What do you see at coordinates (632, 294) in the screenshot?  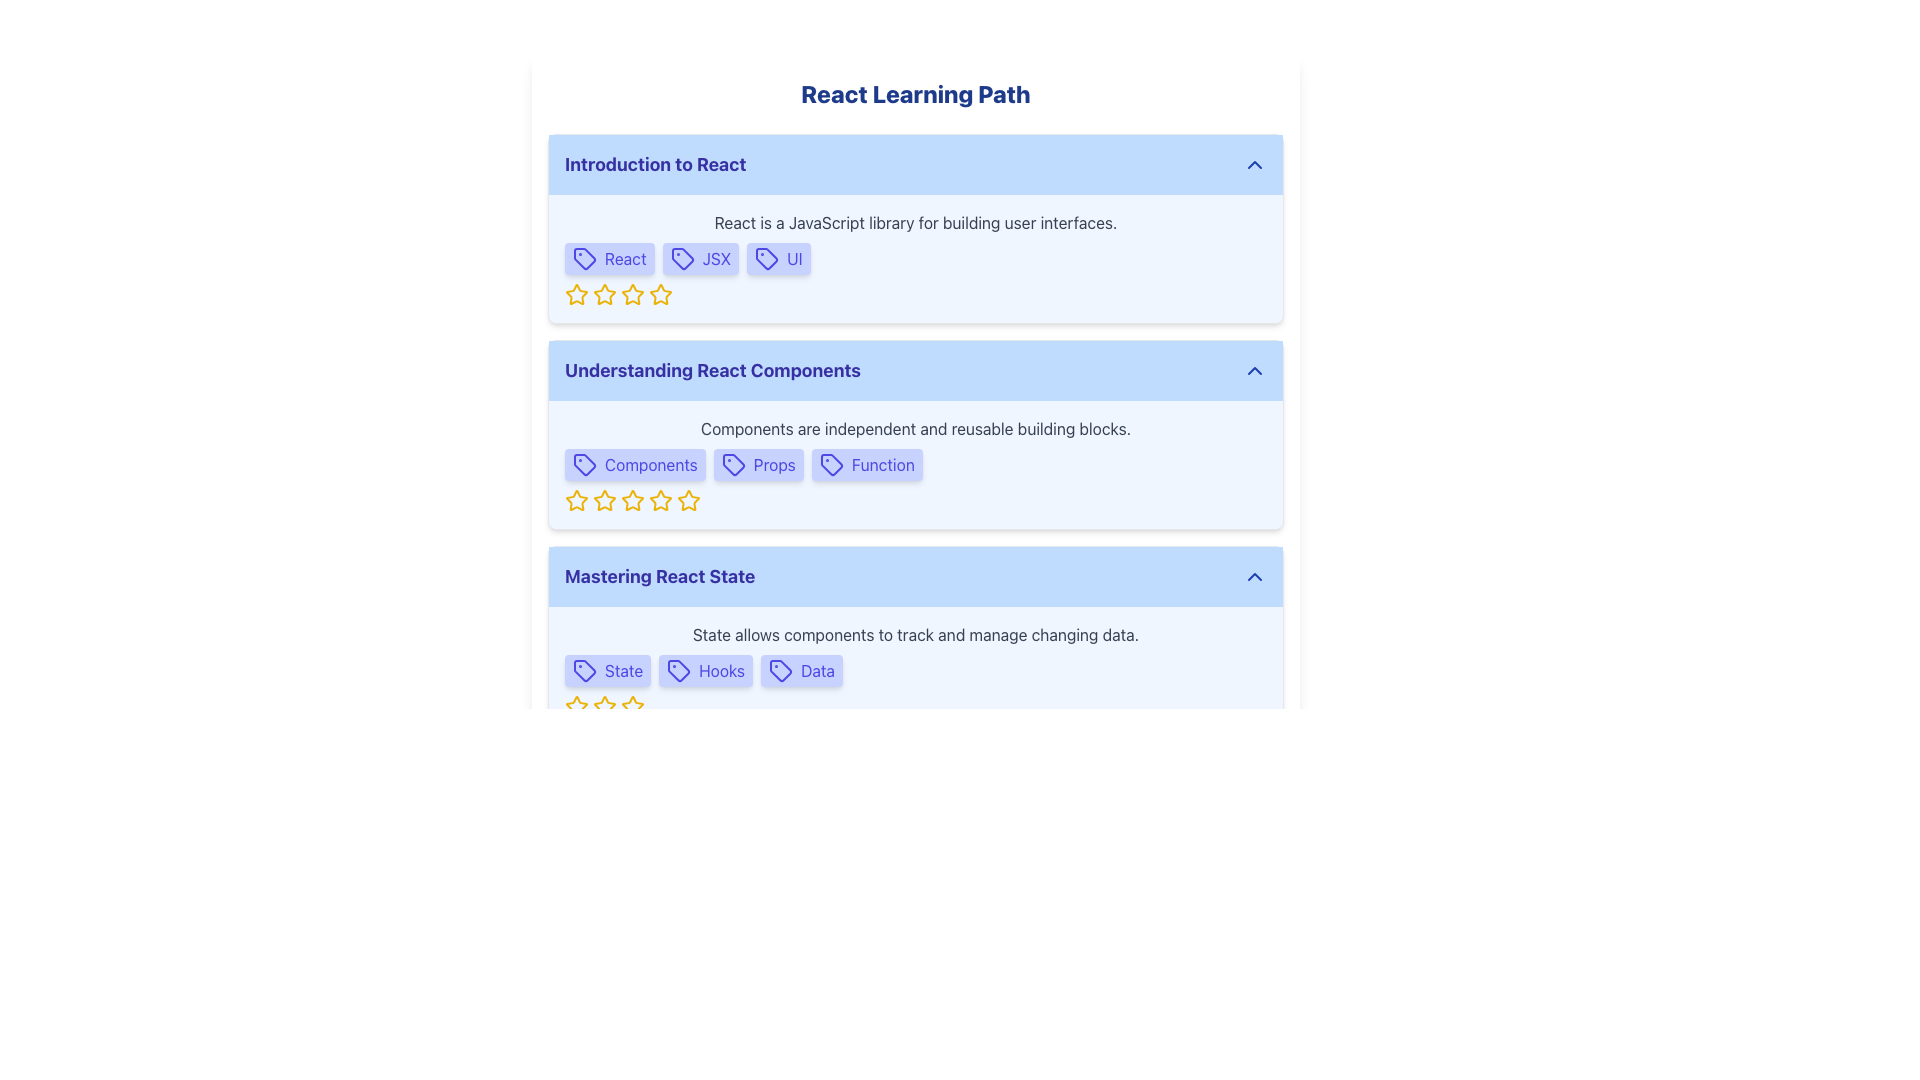 I see `the fifth star icon in the row of rating stars located beneath the 'Introduction to React' section` at bounding box center [632, 294].